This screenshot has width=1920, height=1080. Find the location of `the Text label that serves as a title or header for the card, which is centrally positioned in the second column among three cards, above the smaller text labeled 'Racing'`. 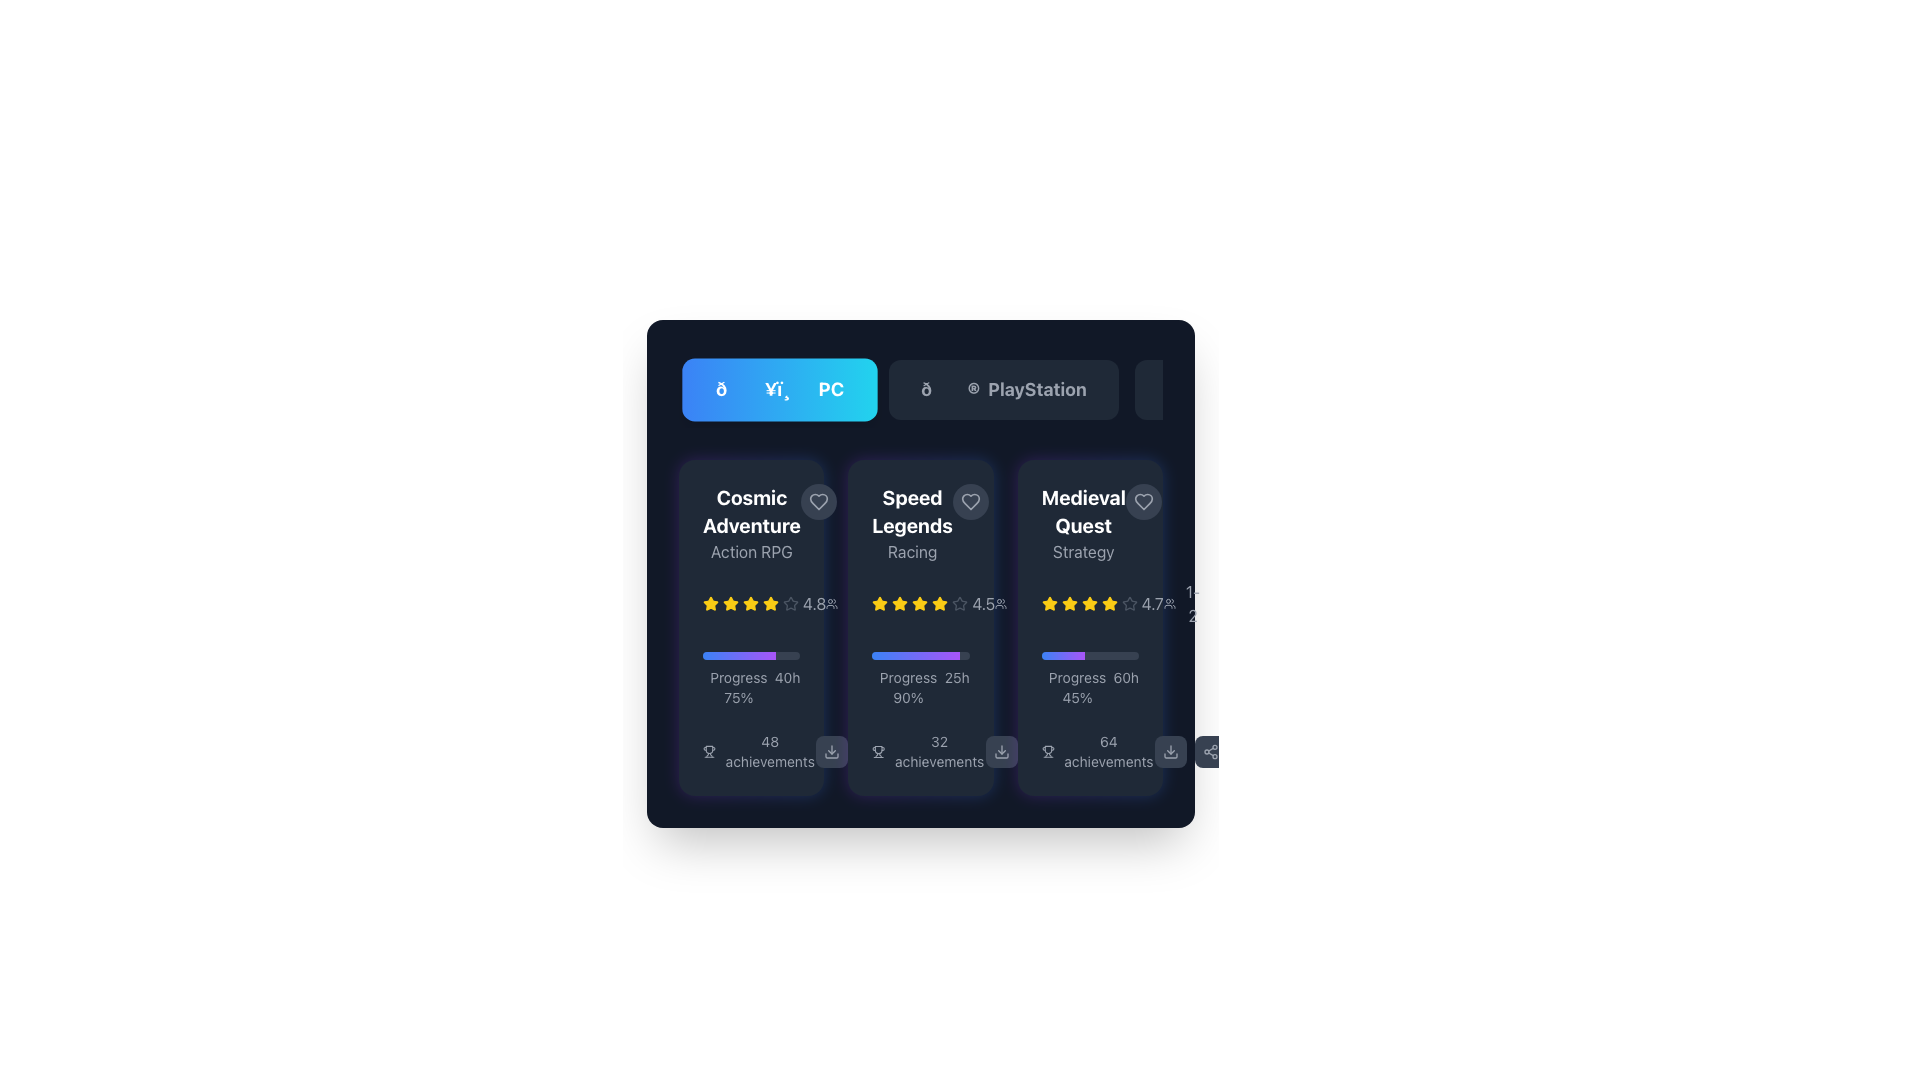

the Text label that serves as a title or header for the card, which is centrally positioned in the second column among three cards, above the smaller text labeled 'Racing' is located at coordinates (911, 511).